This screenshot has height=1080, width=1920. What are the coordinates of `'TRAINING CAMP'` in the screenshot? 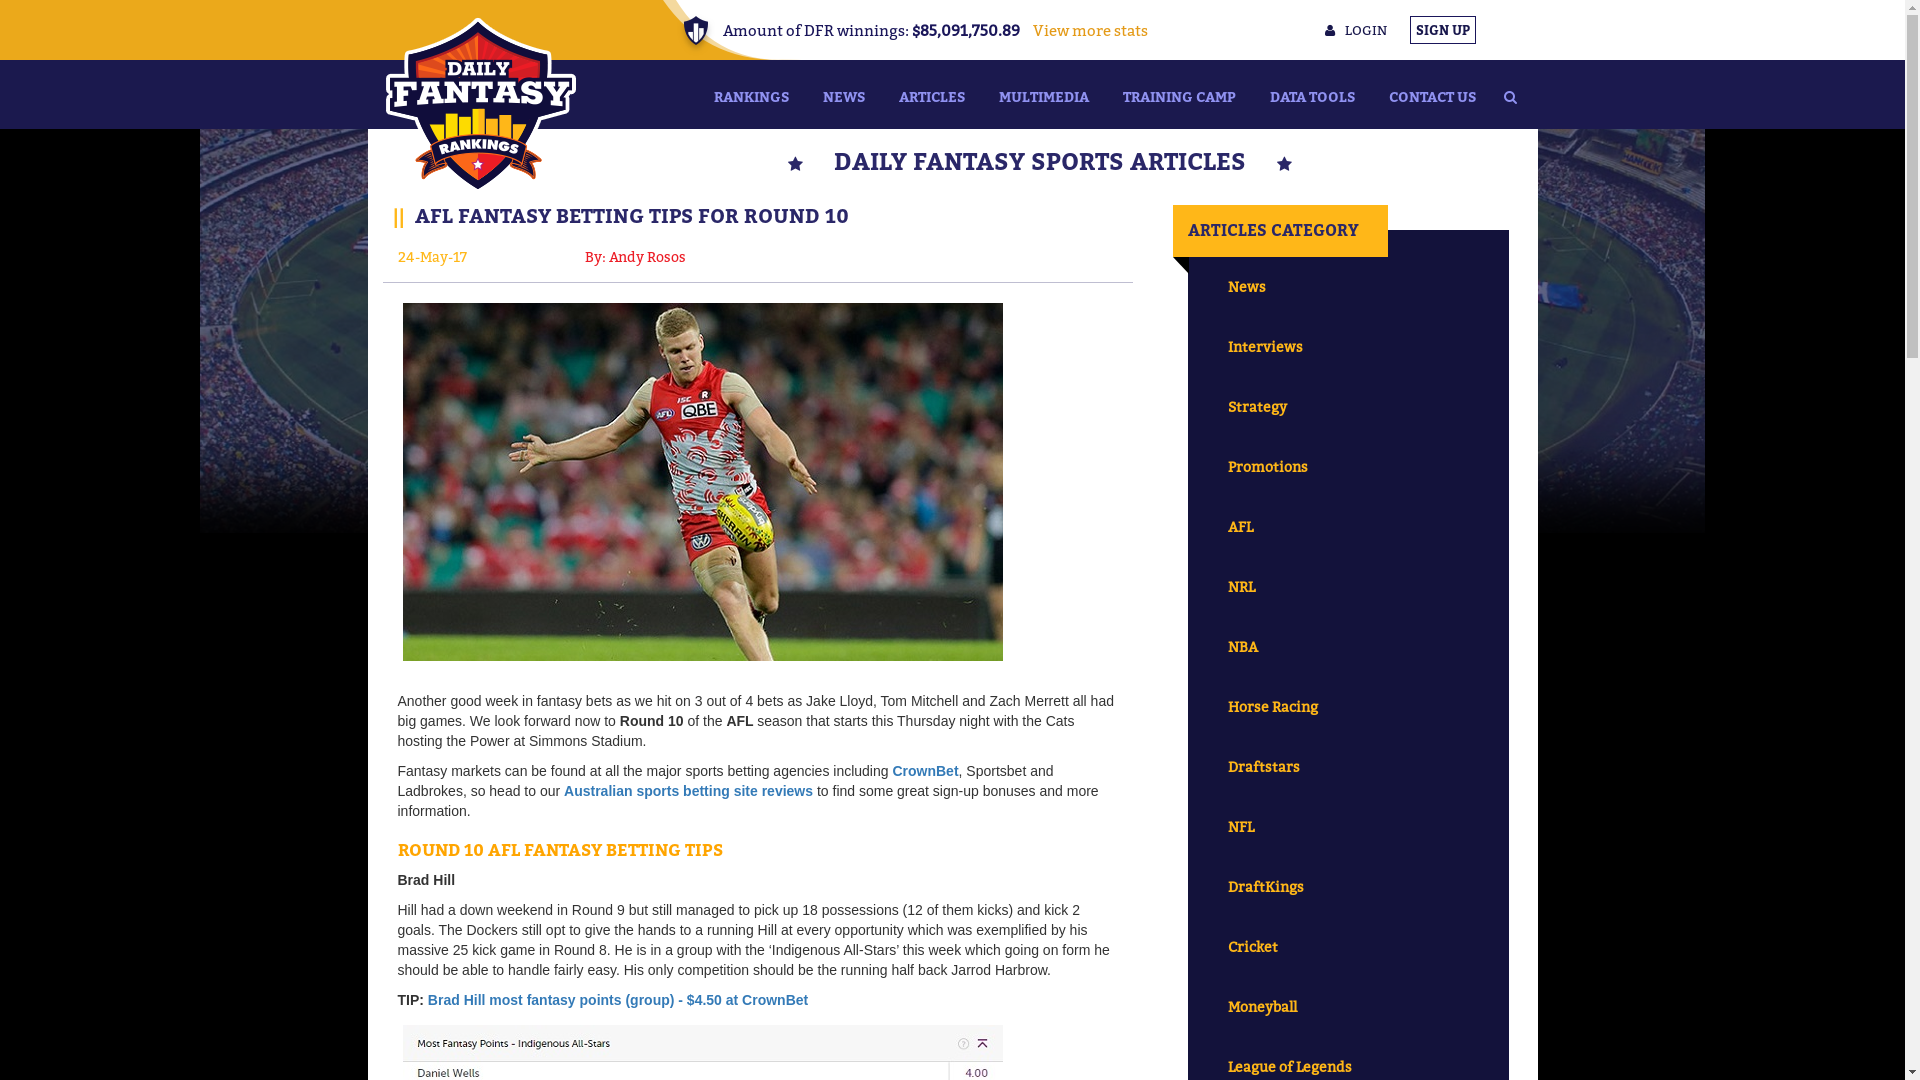 It's located at (1179, 94).